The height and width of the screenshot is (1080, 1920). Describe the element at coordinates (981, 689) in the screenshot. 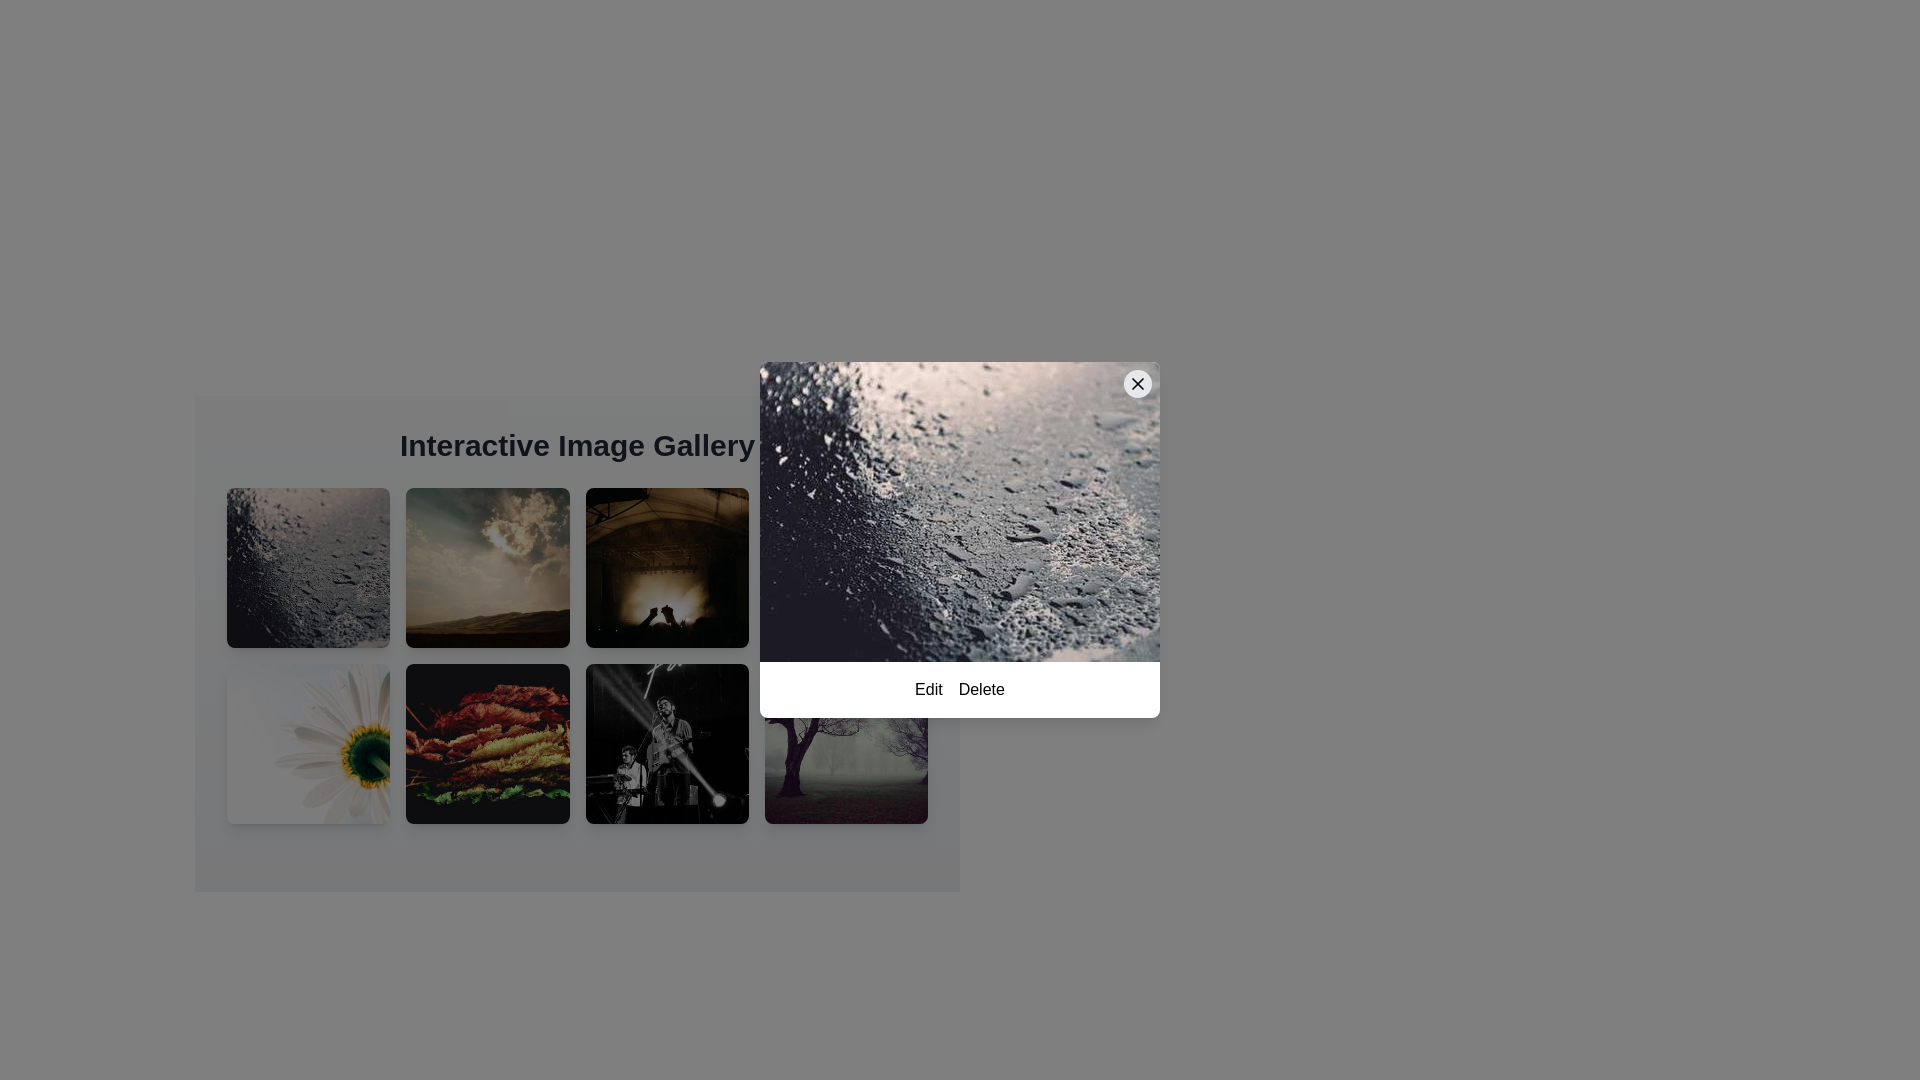

I see `the 'Delete' button located to the right of the 'Edit' button at the bottom-right section of the modal interface` at that location.